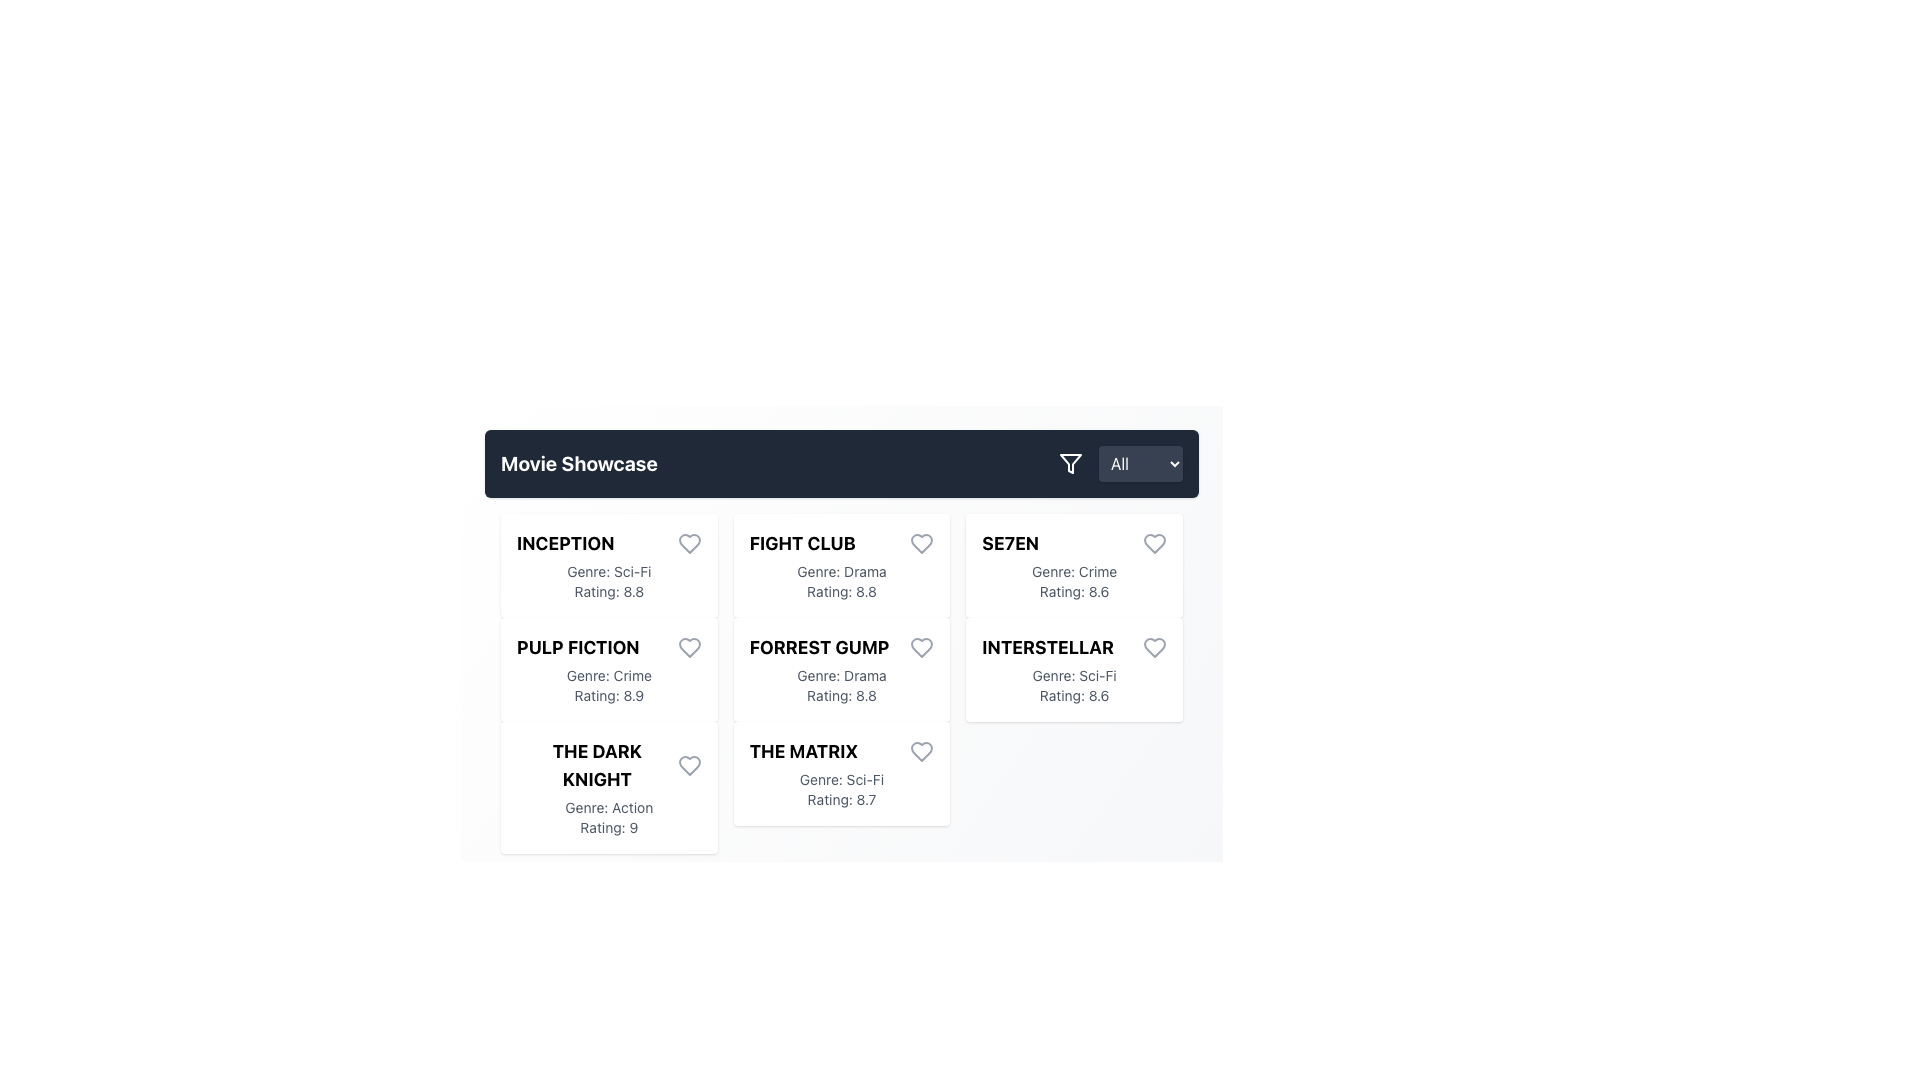  I want to click on the text label displaying the genre 'Sci-Fi' located under the title 'INTERSTELLAR' and above the rating value '8.6', so click(1097, 675).